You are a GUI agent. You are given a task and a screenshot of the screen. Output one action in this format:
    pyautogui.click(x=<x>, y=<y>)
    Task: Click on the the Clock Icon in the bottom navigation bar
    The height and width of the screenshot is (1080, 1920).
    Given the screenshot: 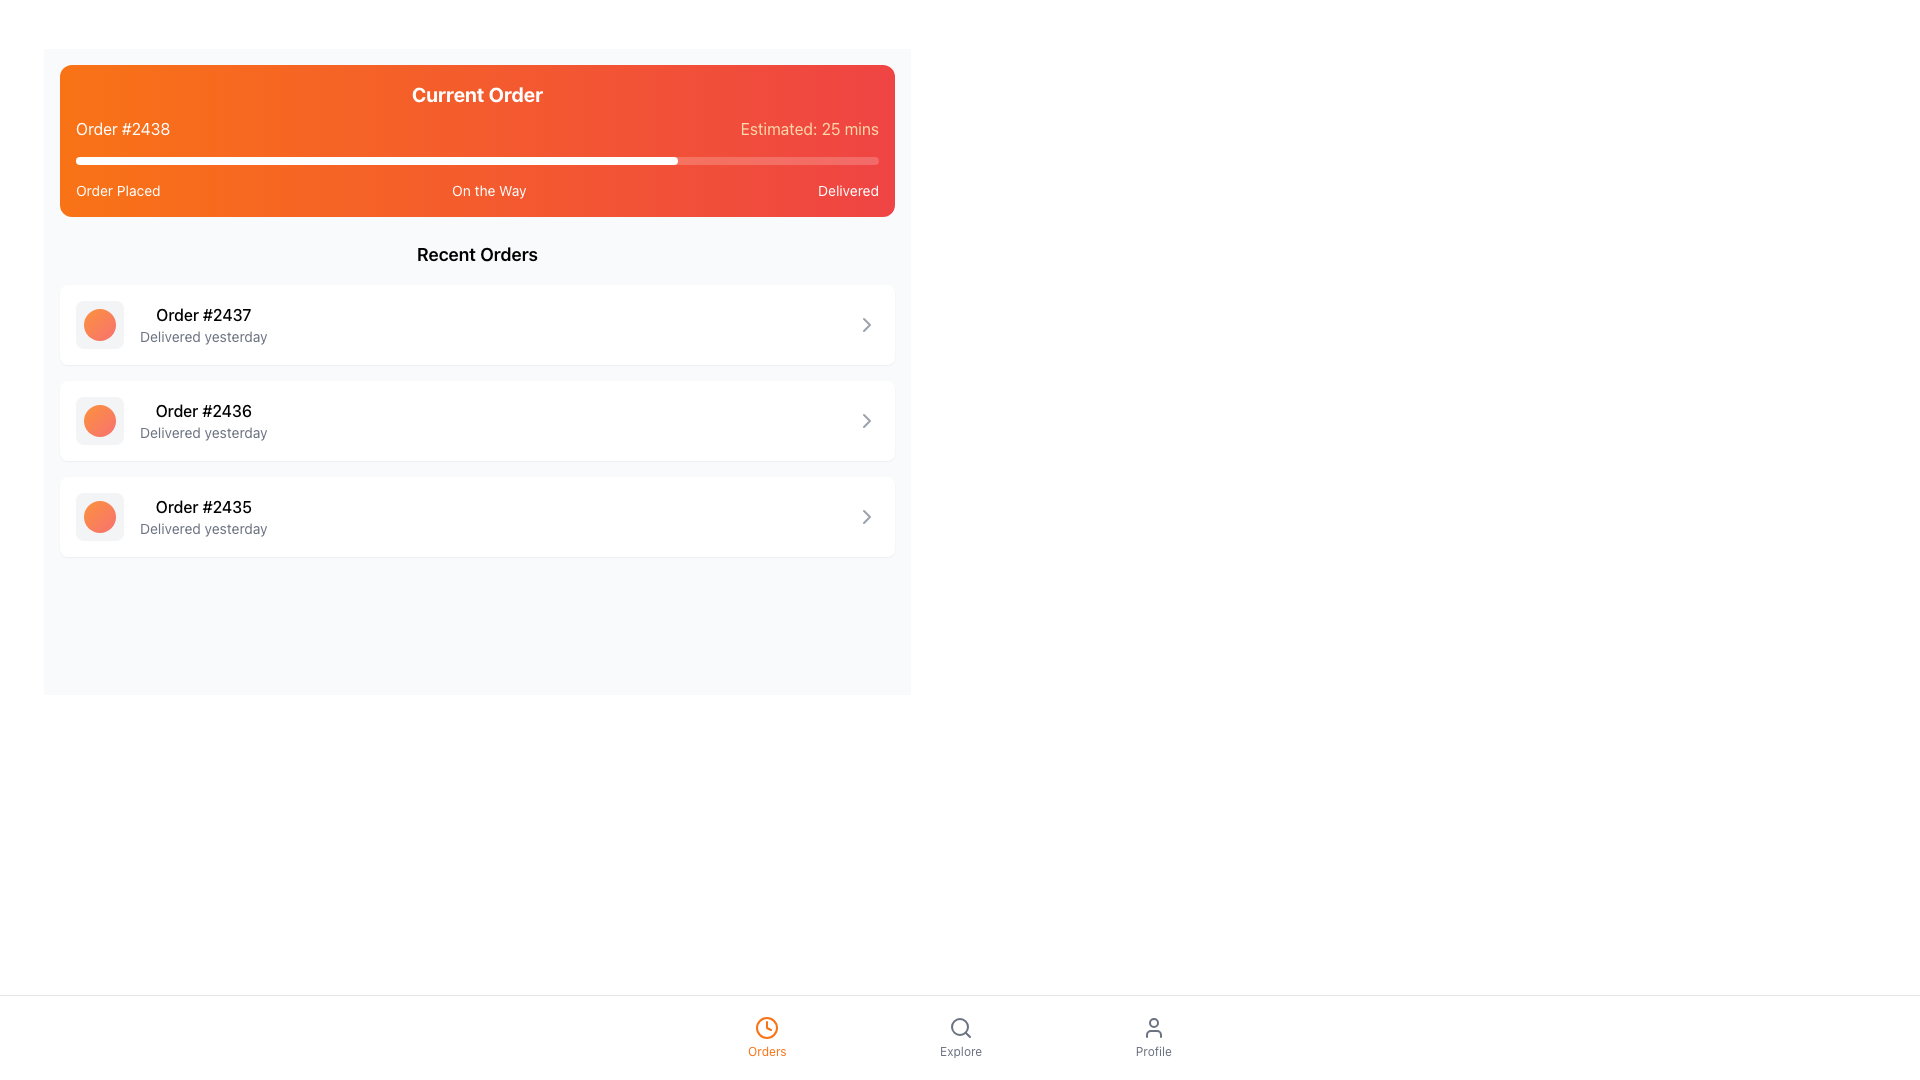 What is the action you would take?
    pyautogui.click(x=766, y=1028)
    